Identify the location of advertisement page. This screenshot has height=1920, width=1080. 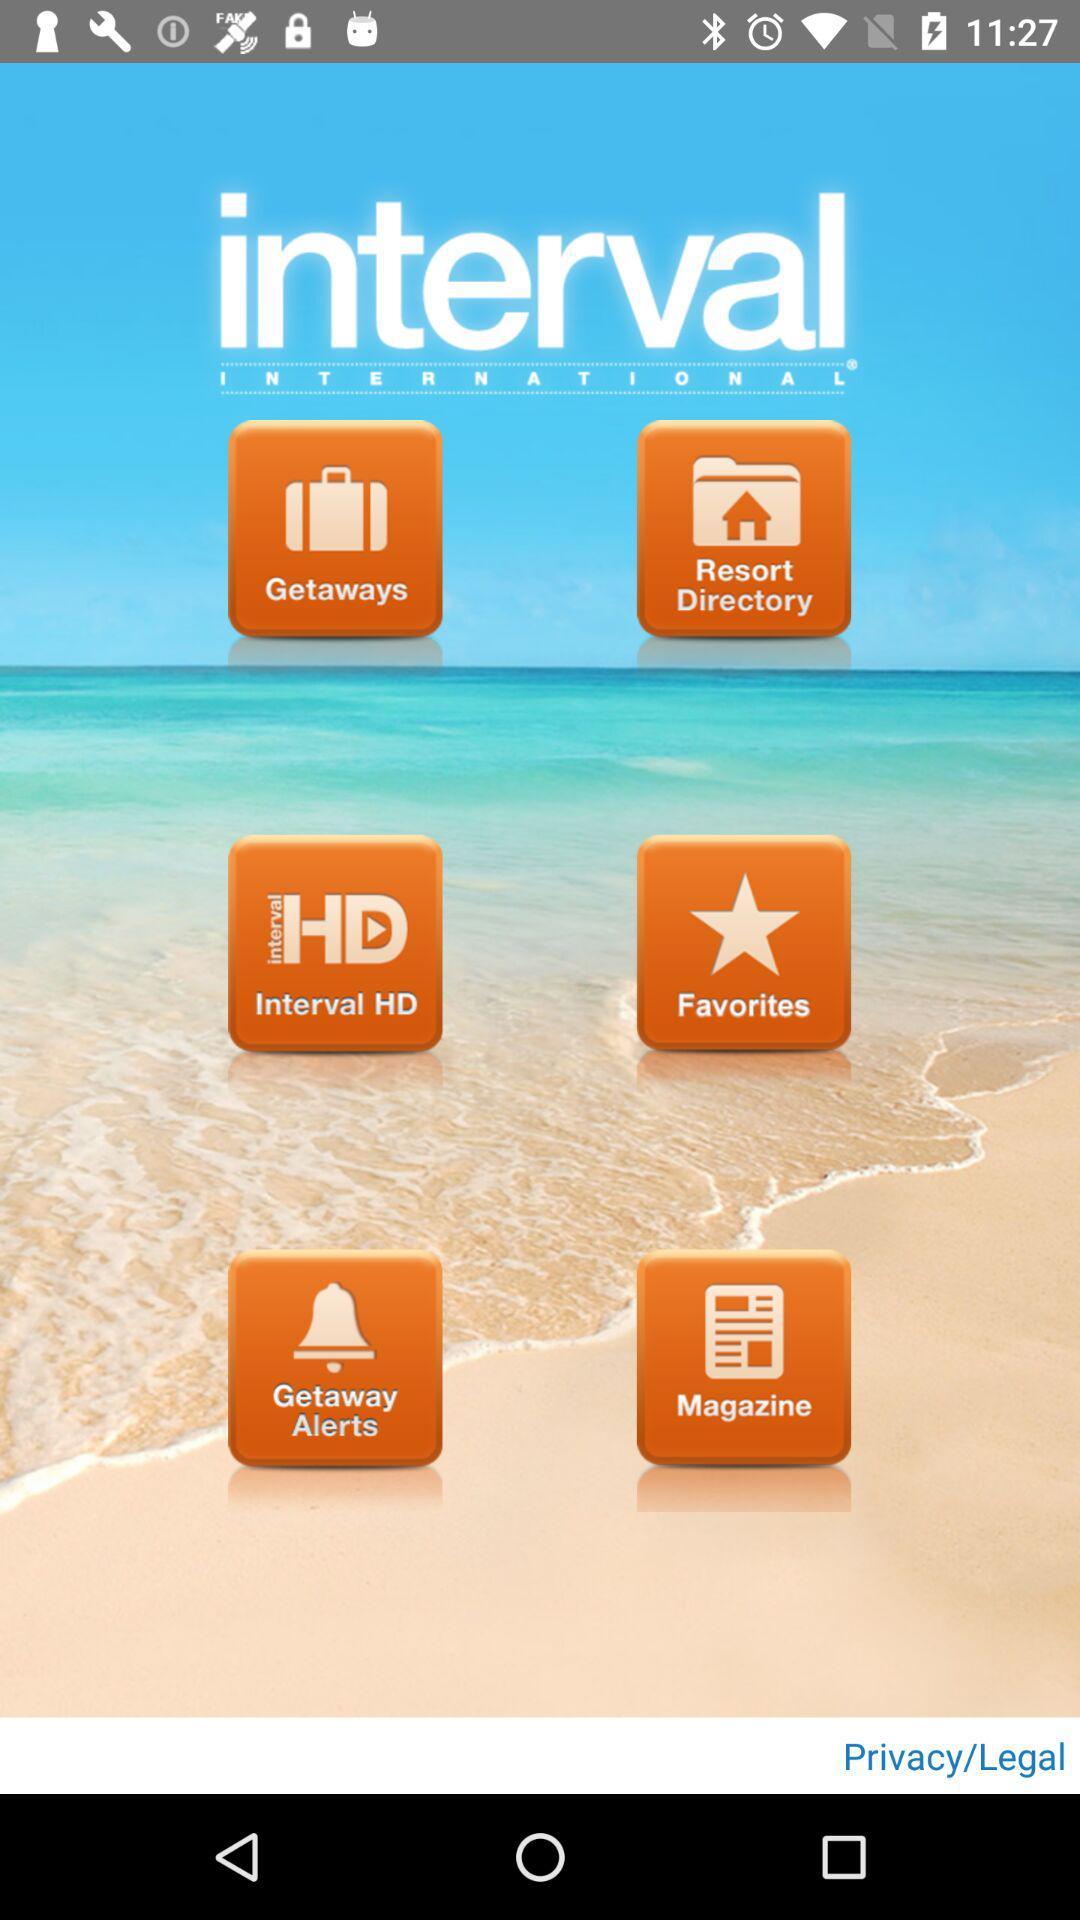
(744, 1379).